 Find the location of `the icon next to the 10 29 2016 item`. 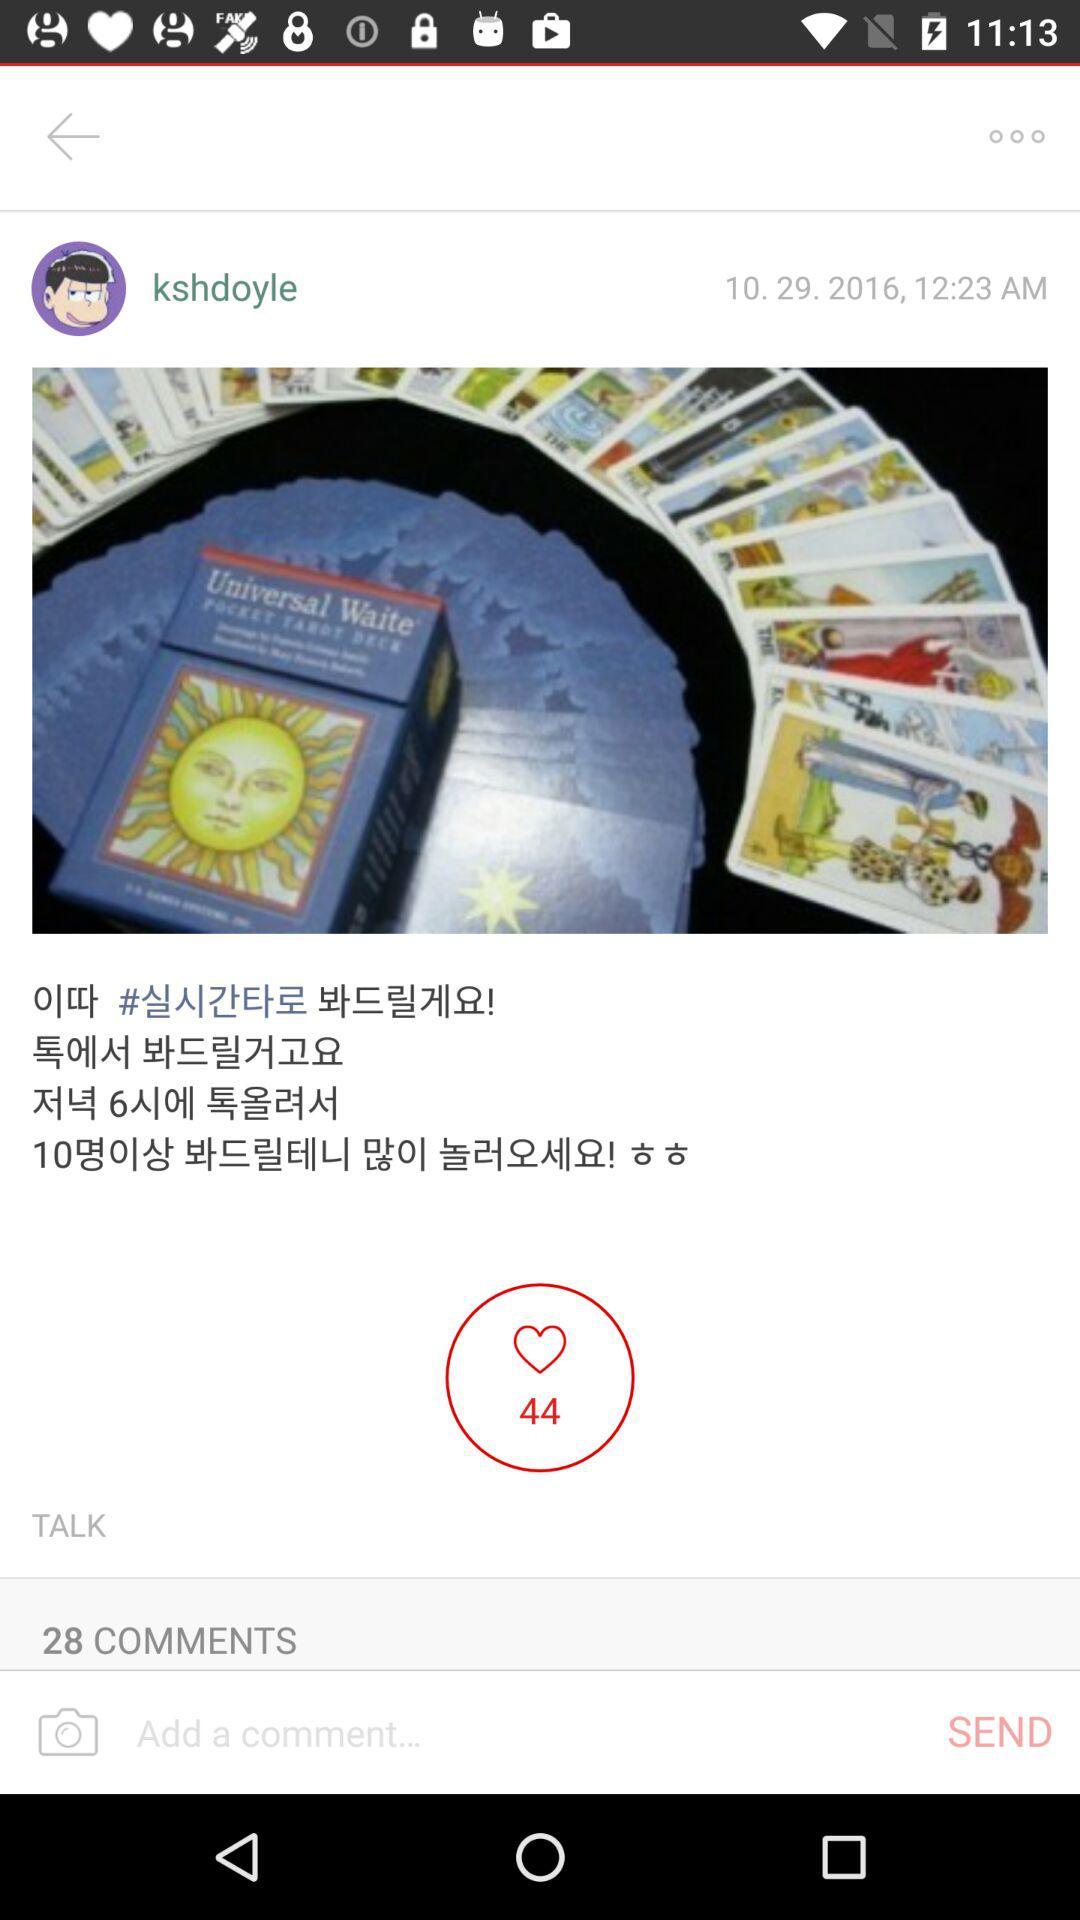

the icon next to the 10 29 2016 item is located at coordinates (224, 287).